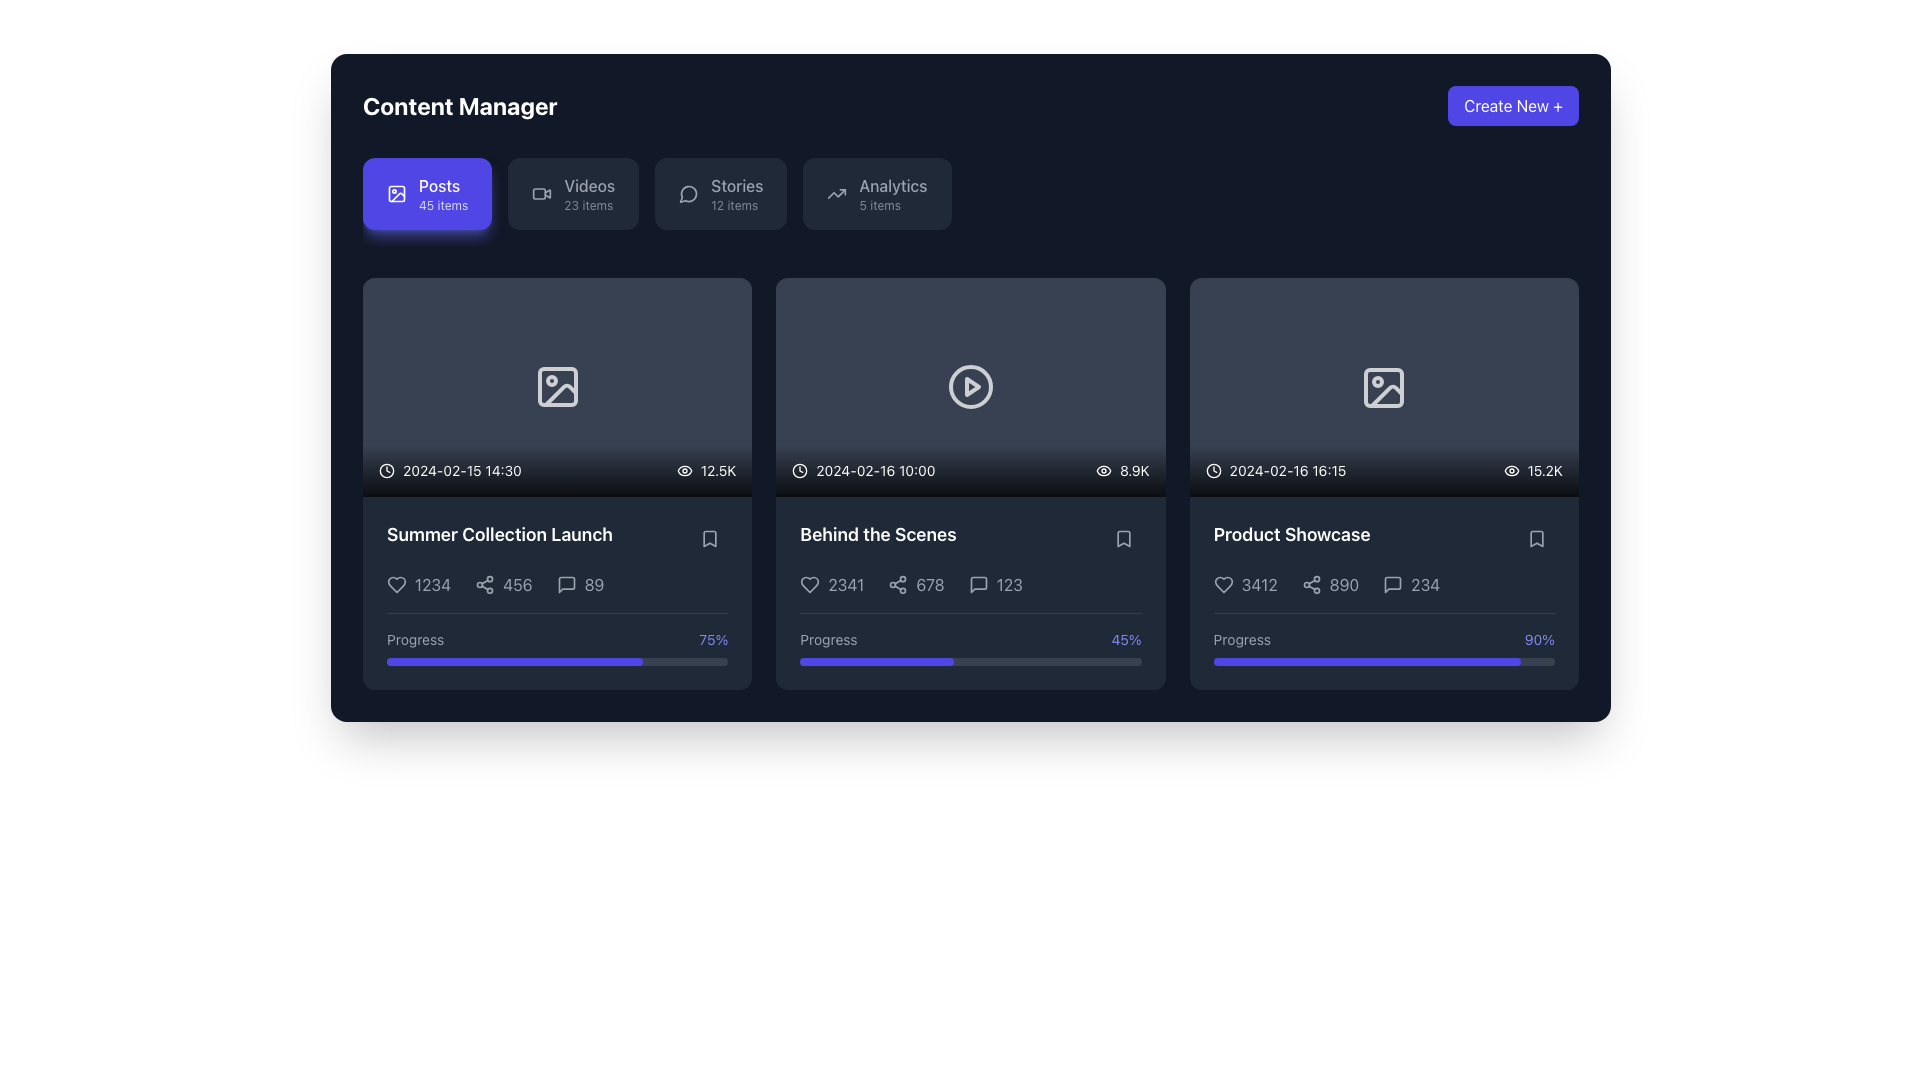  I want to click on the timestamp text label displaying '2024-02-15 14:30', which is located below the image placeholder in the first card of the content grid and adjacent to a clock icon, so click(461, 470).